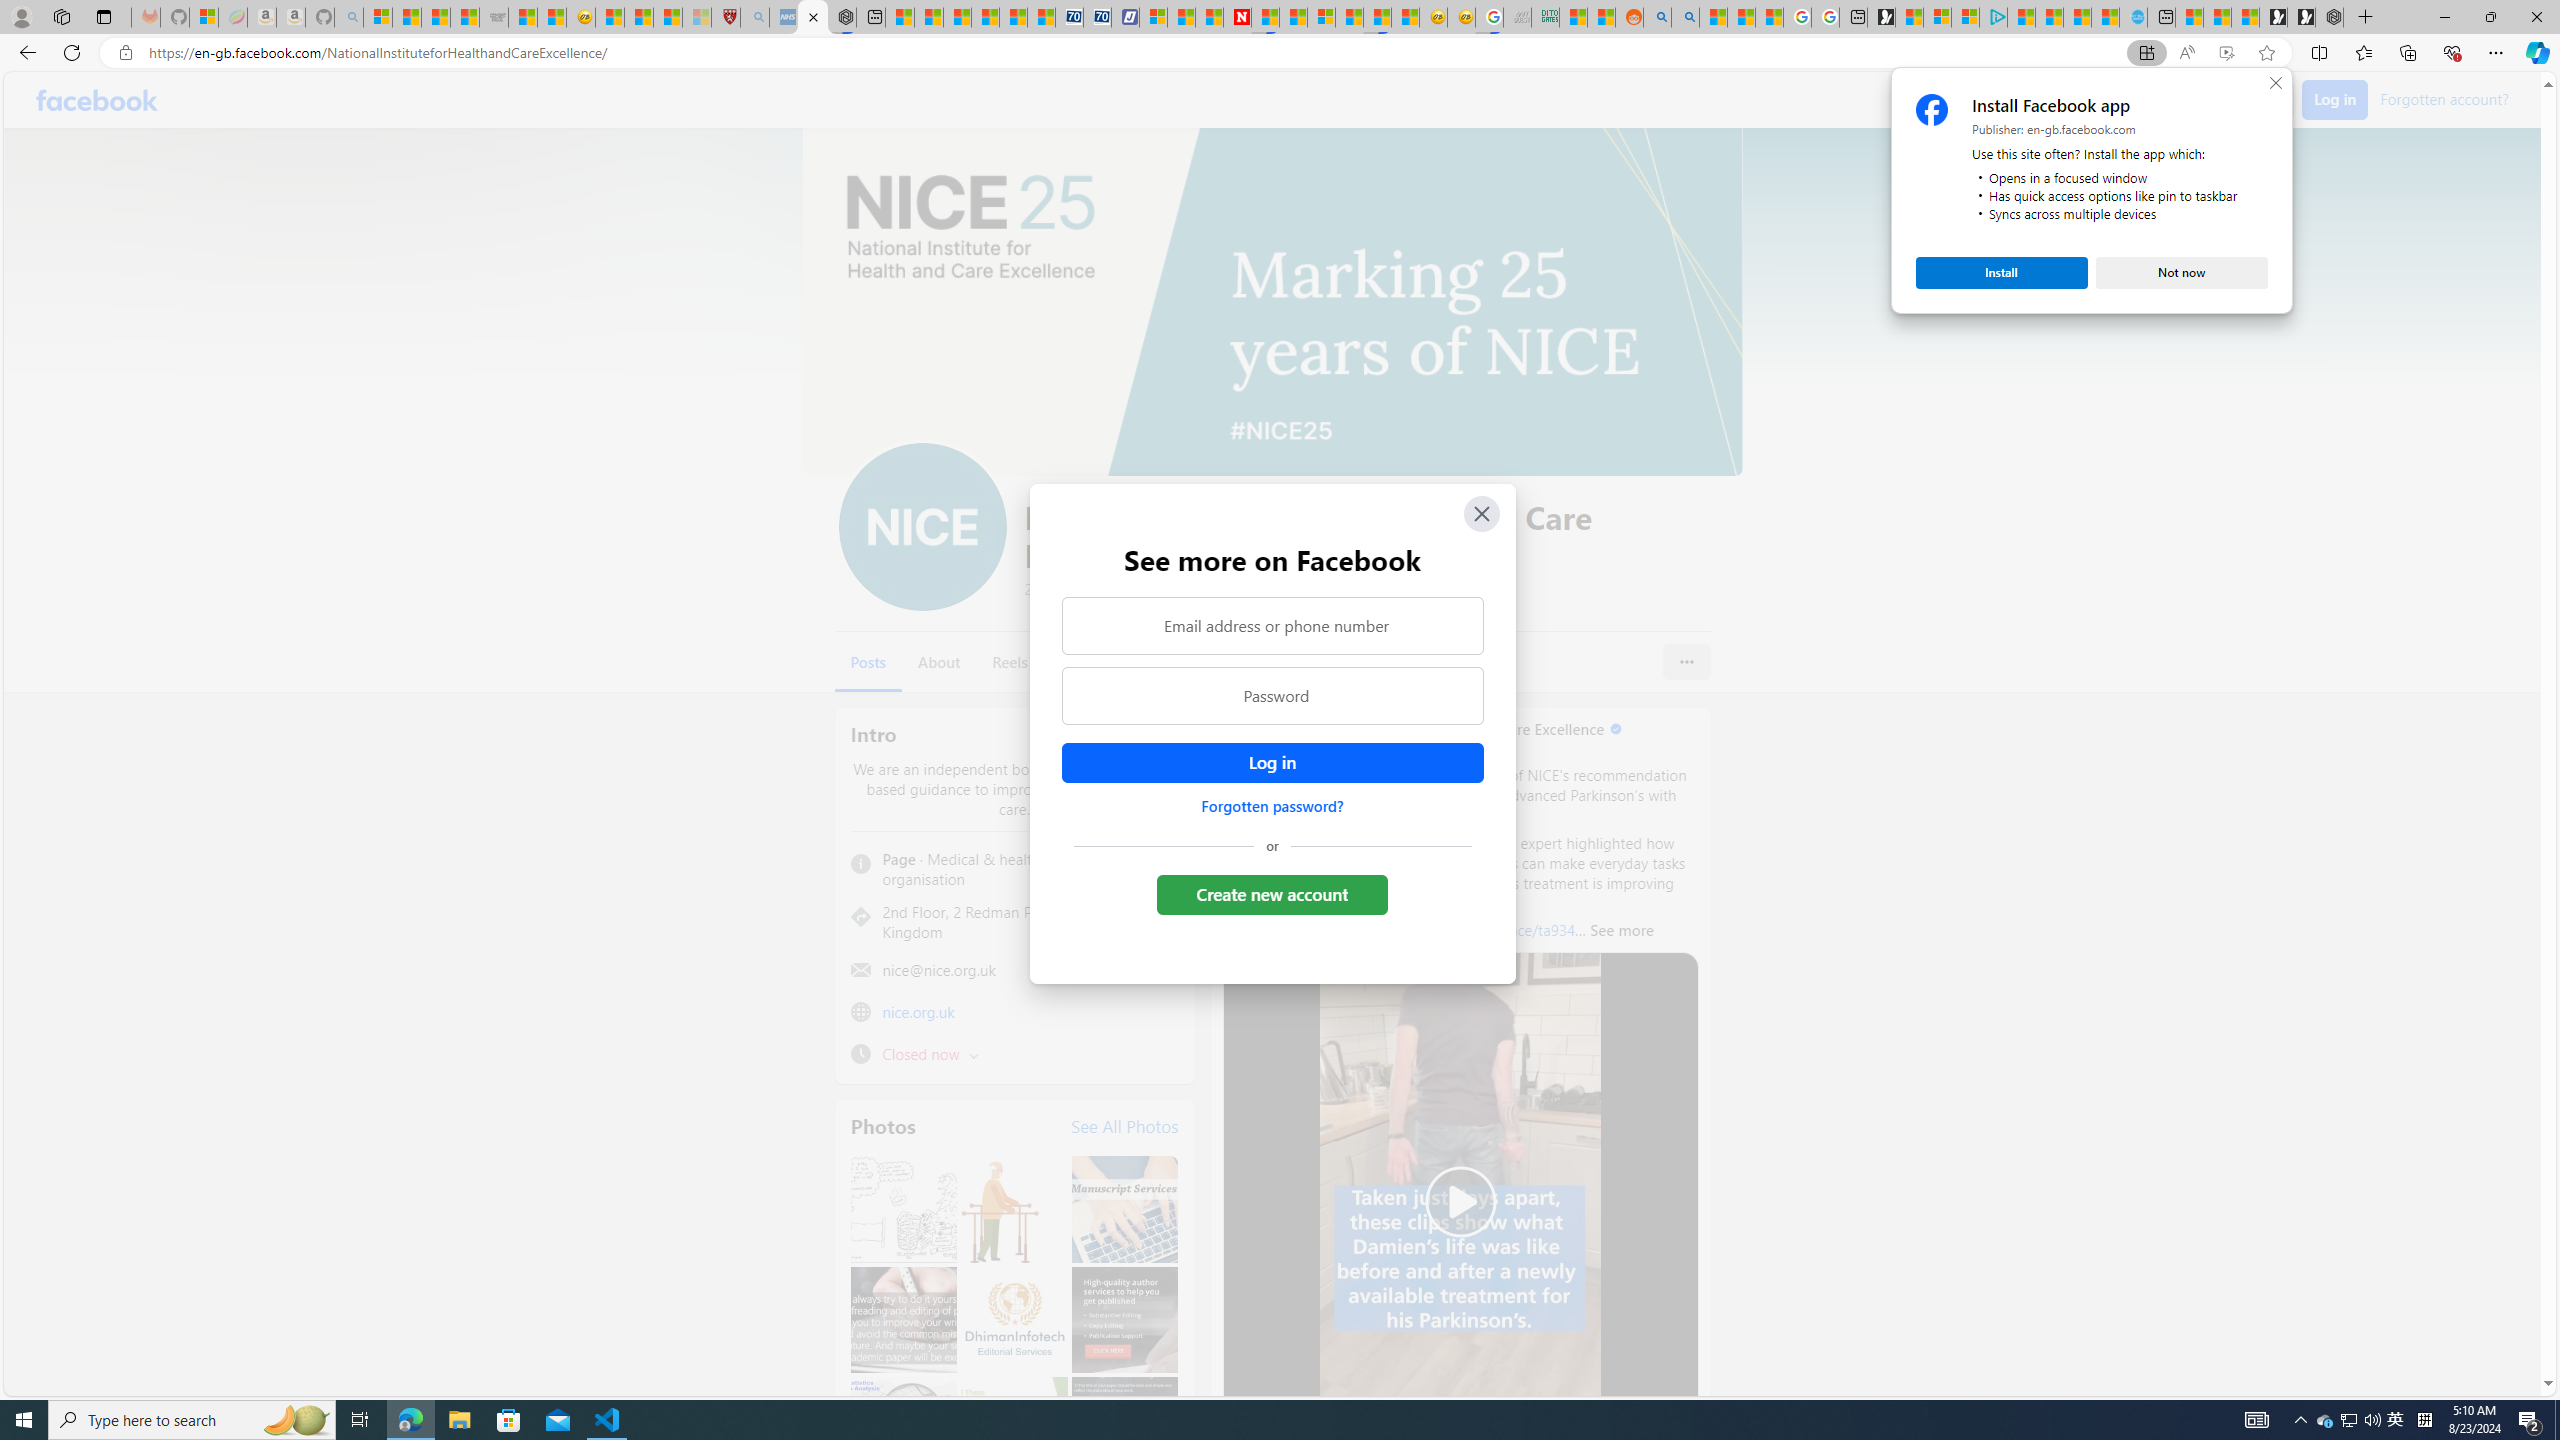  What do you see at coordinates (97, 99) in the screenshot?
I see `'Facebook'` at bounding box center [97, 99].